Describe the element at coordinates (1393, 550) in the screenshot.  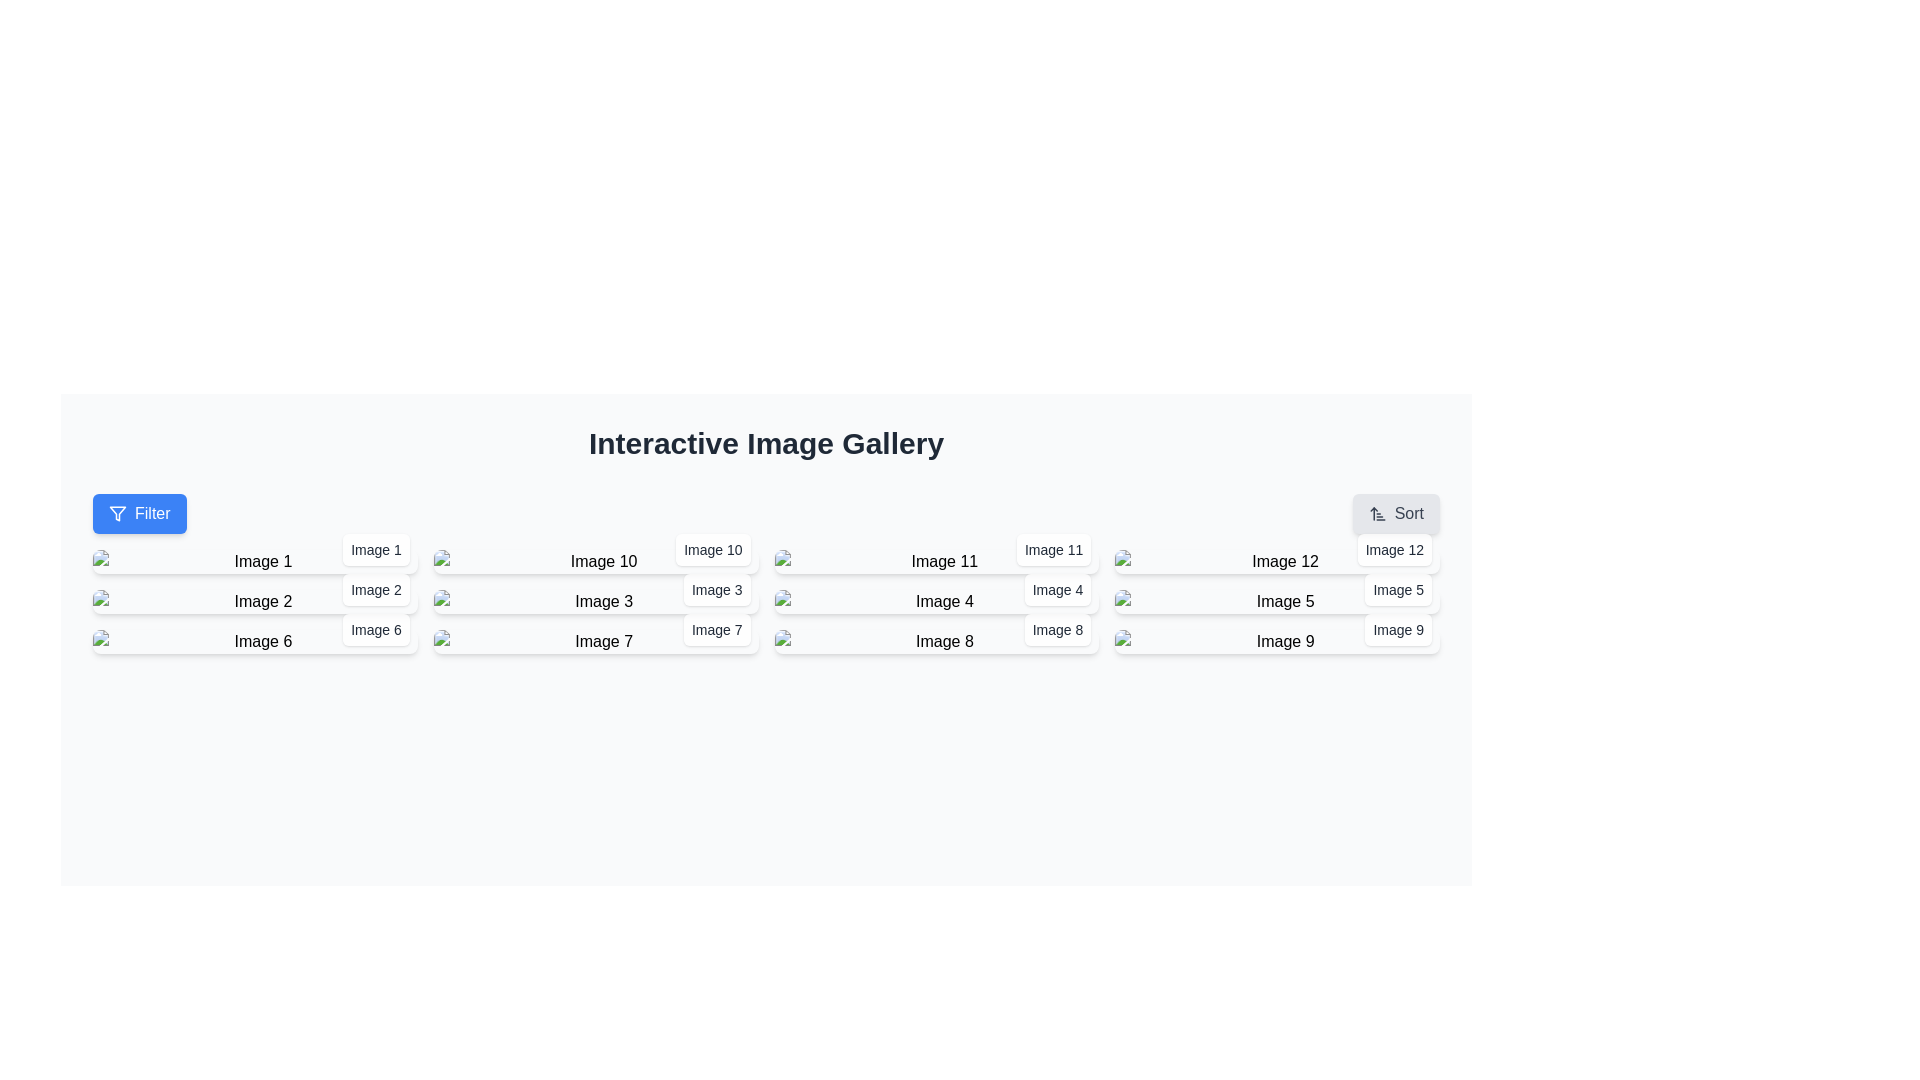
I see `the text label located in the bottom-right corner of the section displaying the twelfth image in the gallery` at that location.